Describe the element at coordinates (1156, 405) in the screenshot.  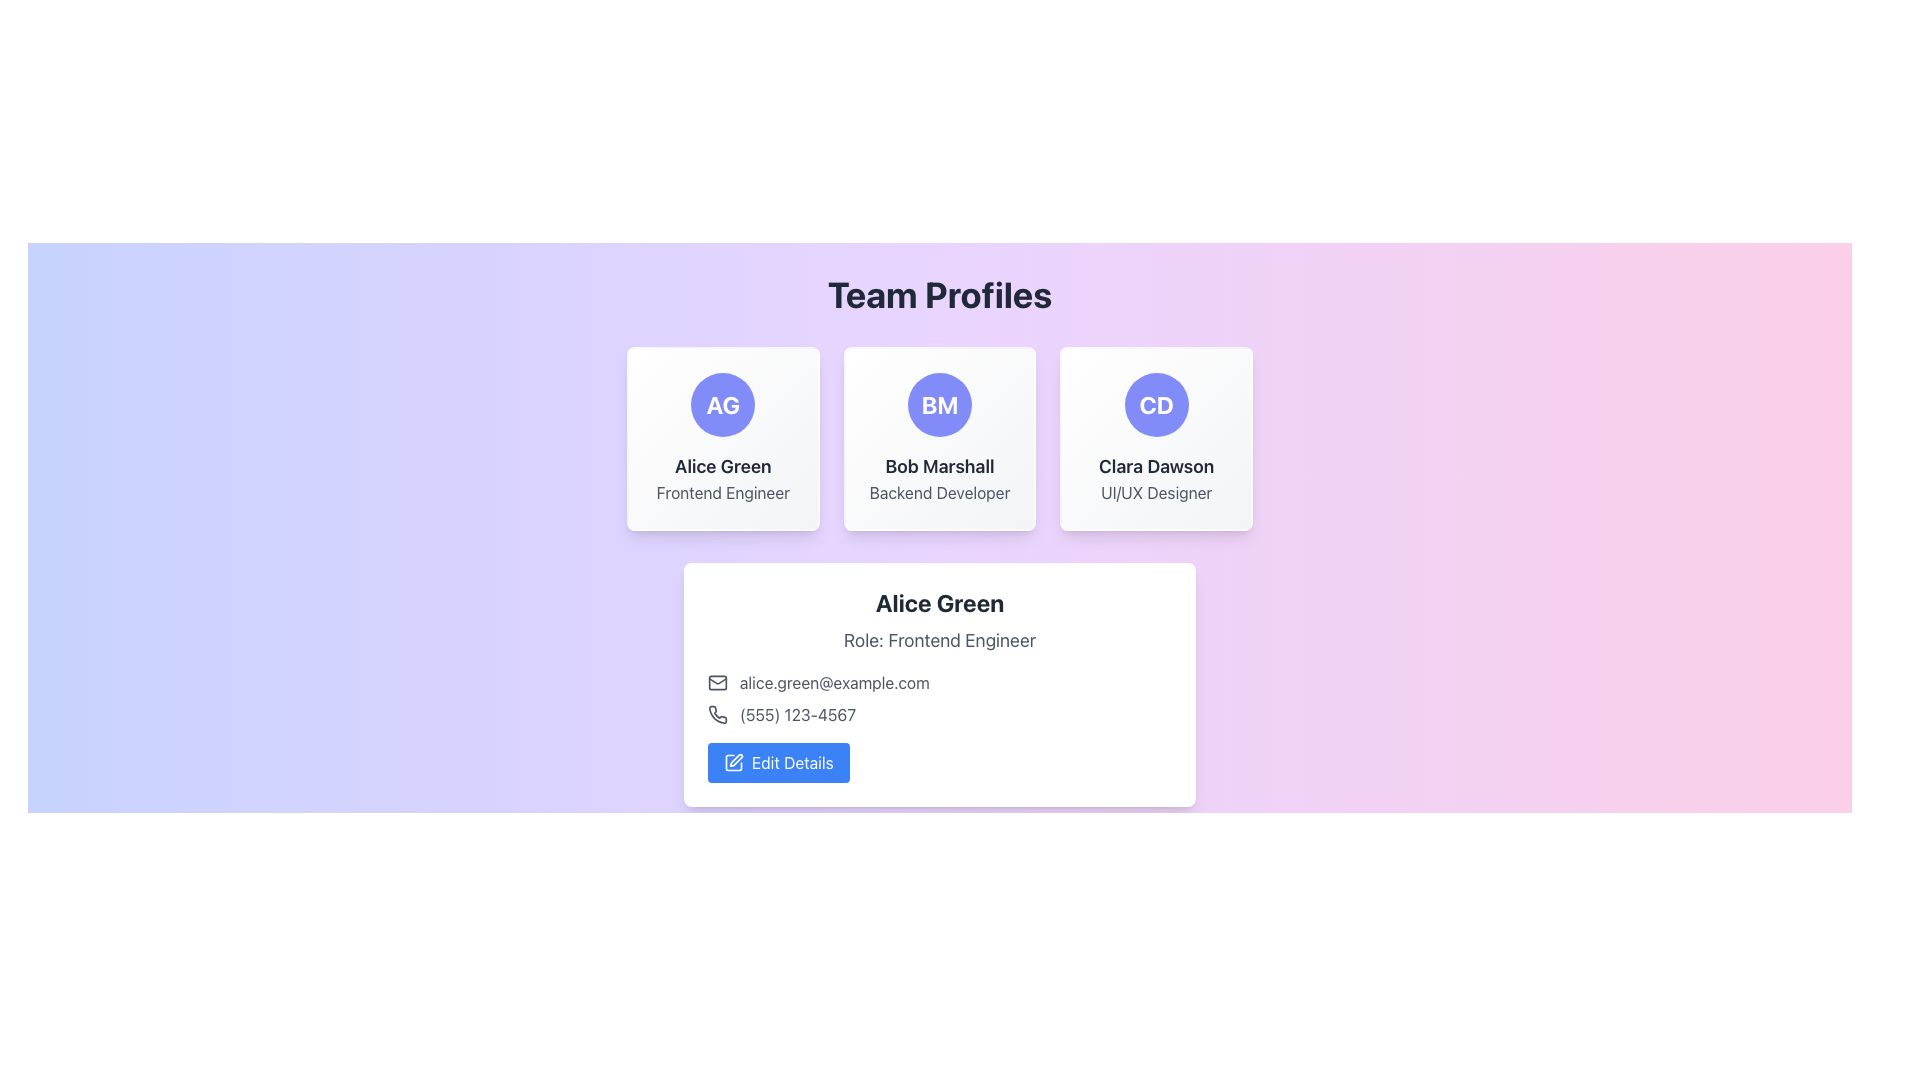
I see `the name 'Clara Dawson' and the job title 'UI/UX Designer' associated with the Circular Avatar Badge displaying 'CD'` at that location.